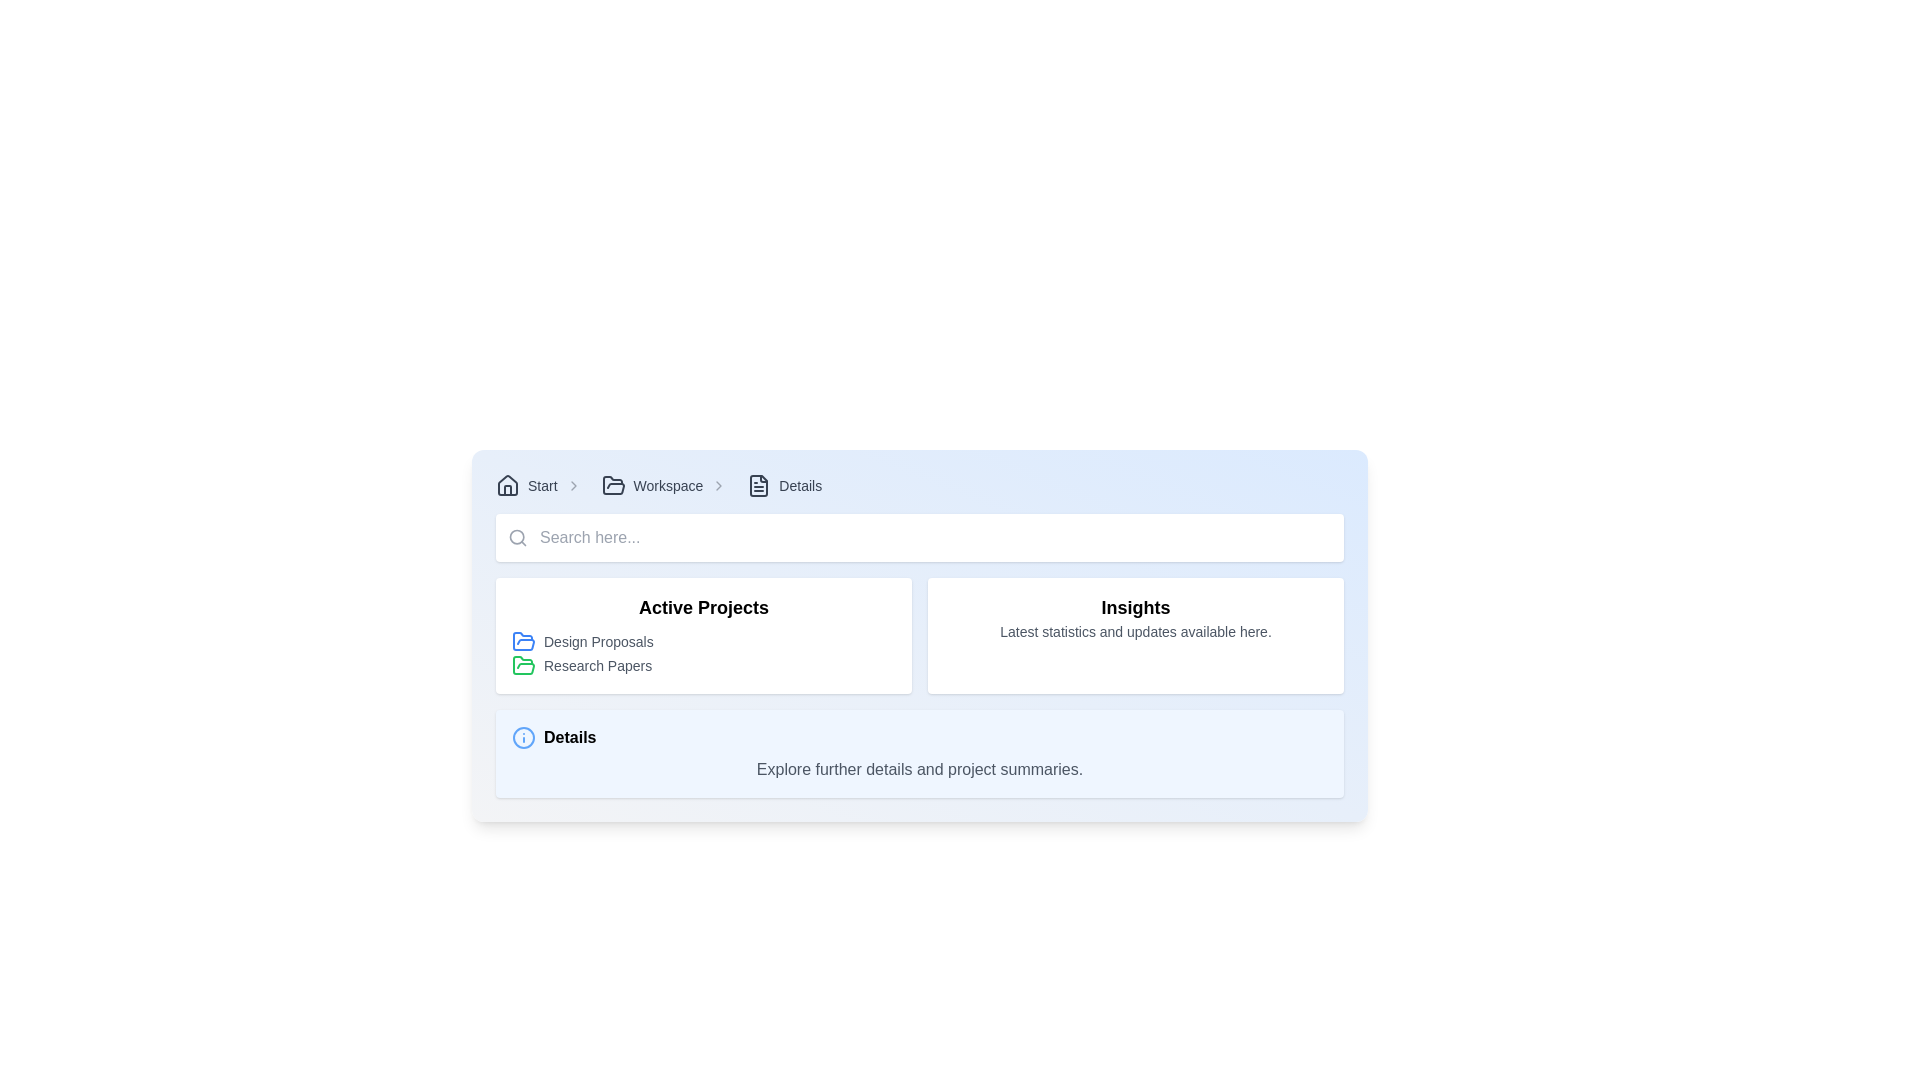 This screenshot has height=1080, width=1920. Describe the element at coordinates (508, 485) in the screenshot. I see `the vector graphic indicator located at the top-left corner of the interface within the navigational header, which represents the starting point of the application's navigation system` at that location.